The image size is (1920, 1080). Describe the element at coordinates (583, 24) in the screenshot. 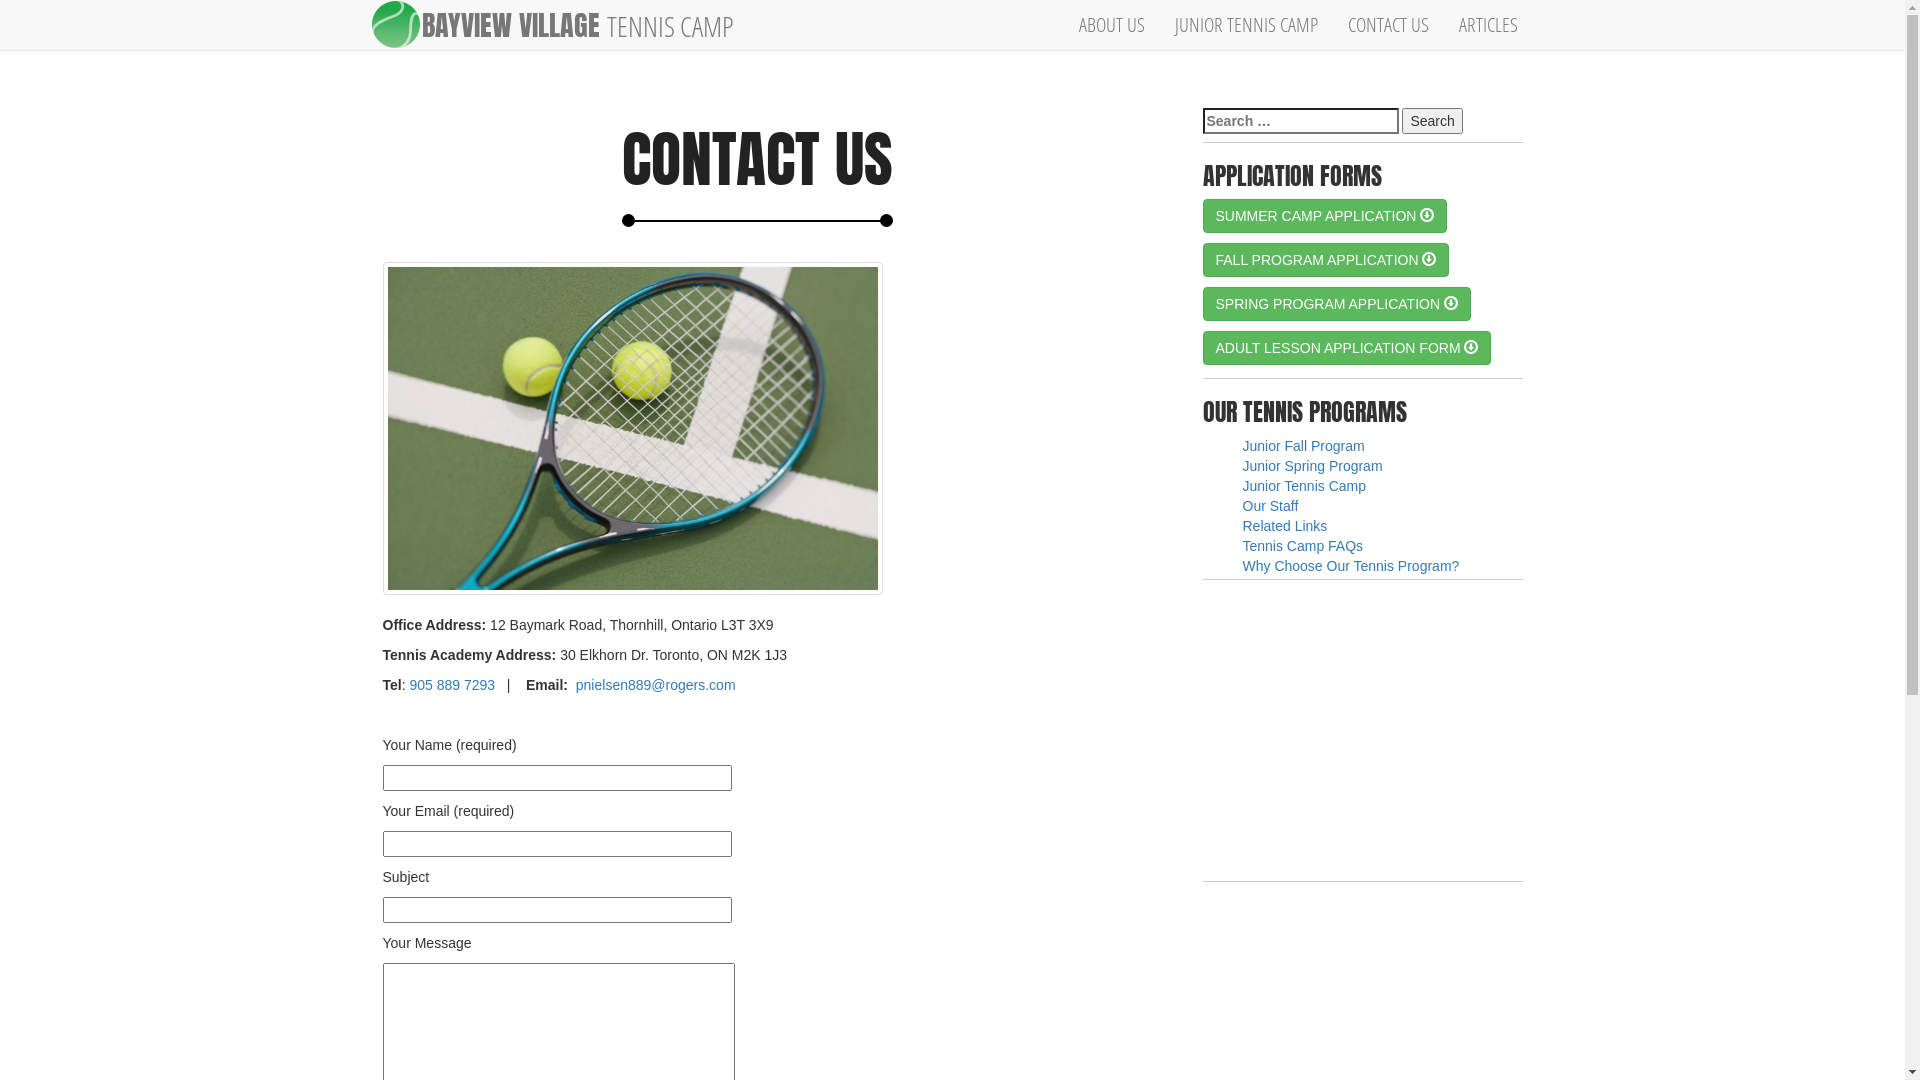

I see `'BAYVIEW VILLAGE TENNIS CAMP'` at that location.